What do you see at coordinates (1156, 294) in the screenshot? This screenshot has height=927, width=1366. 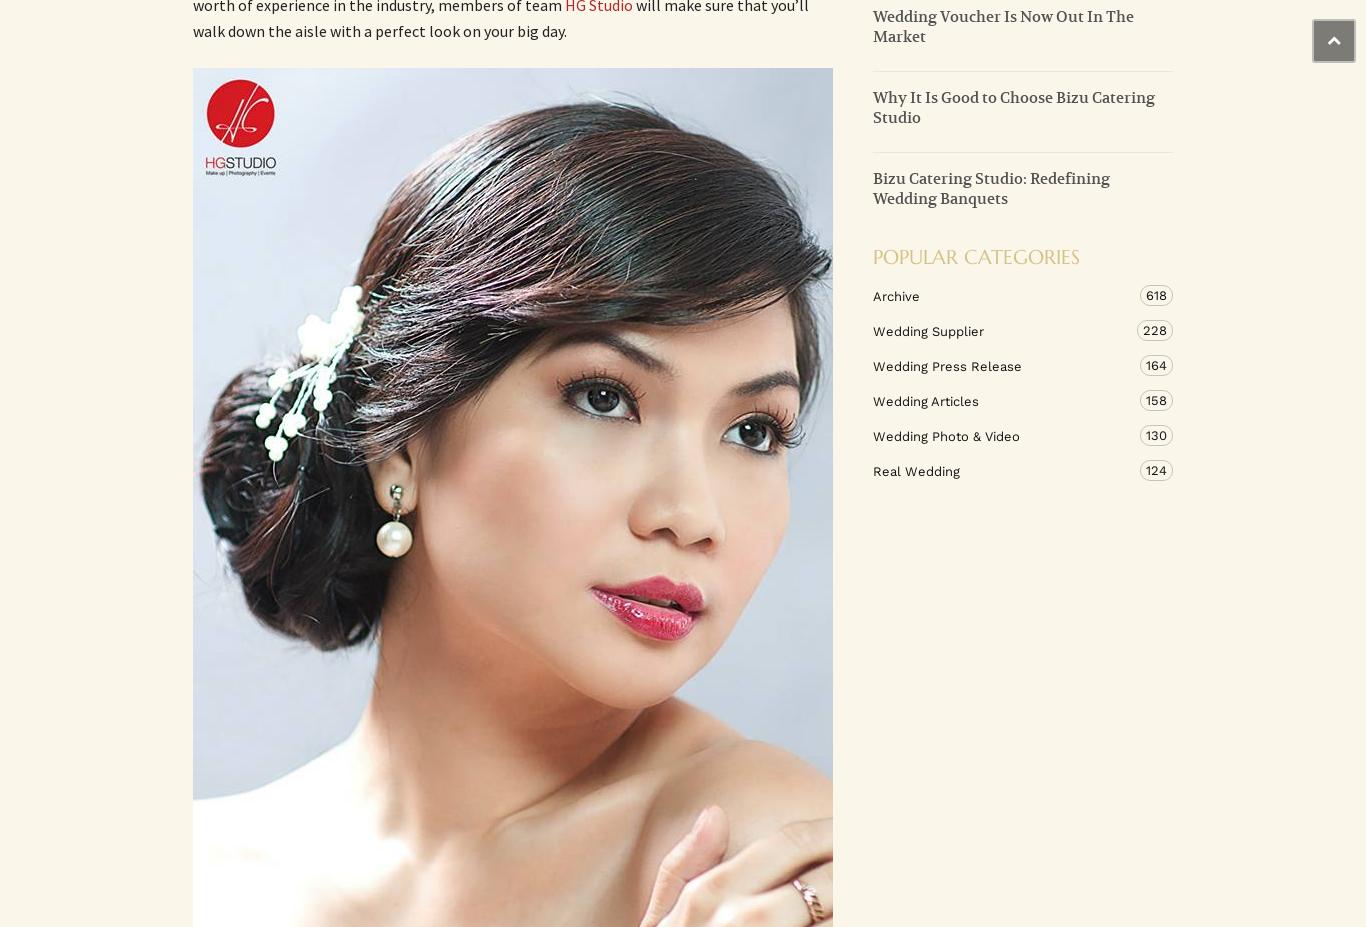 I see `'618'` at bounding box center [1156, 294].